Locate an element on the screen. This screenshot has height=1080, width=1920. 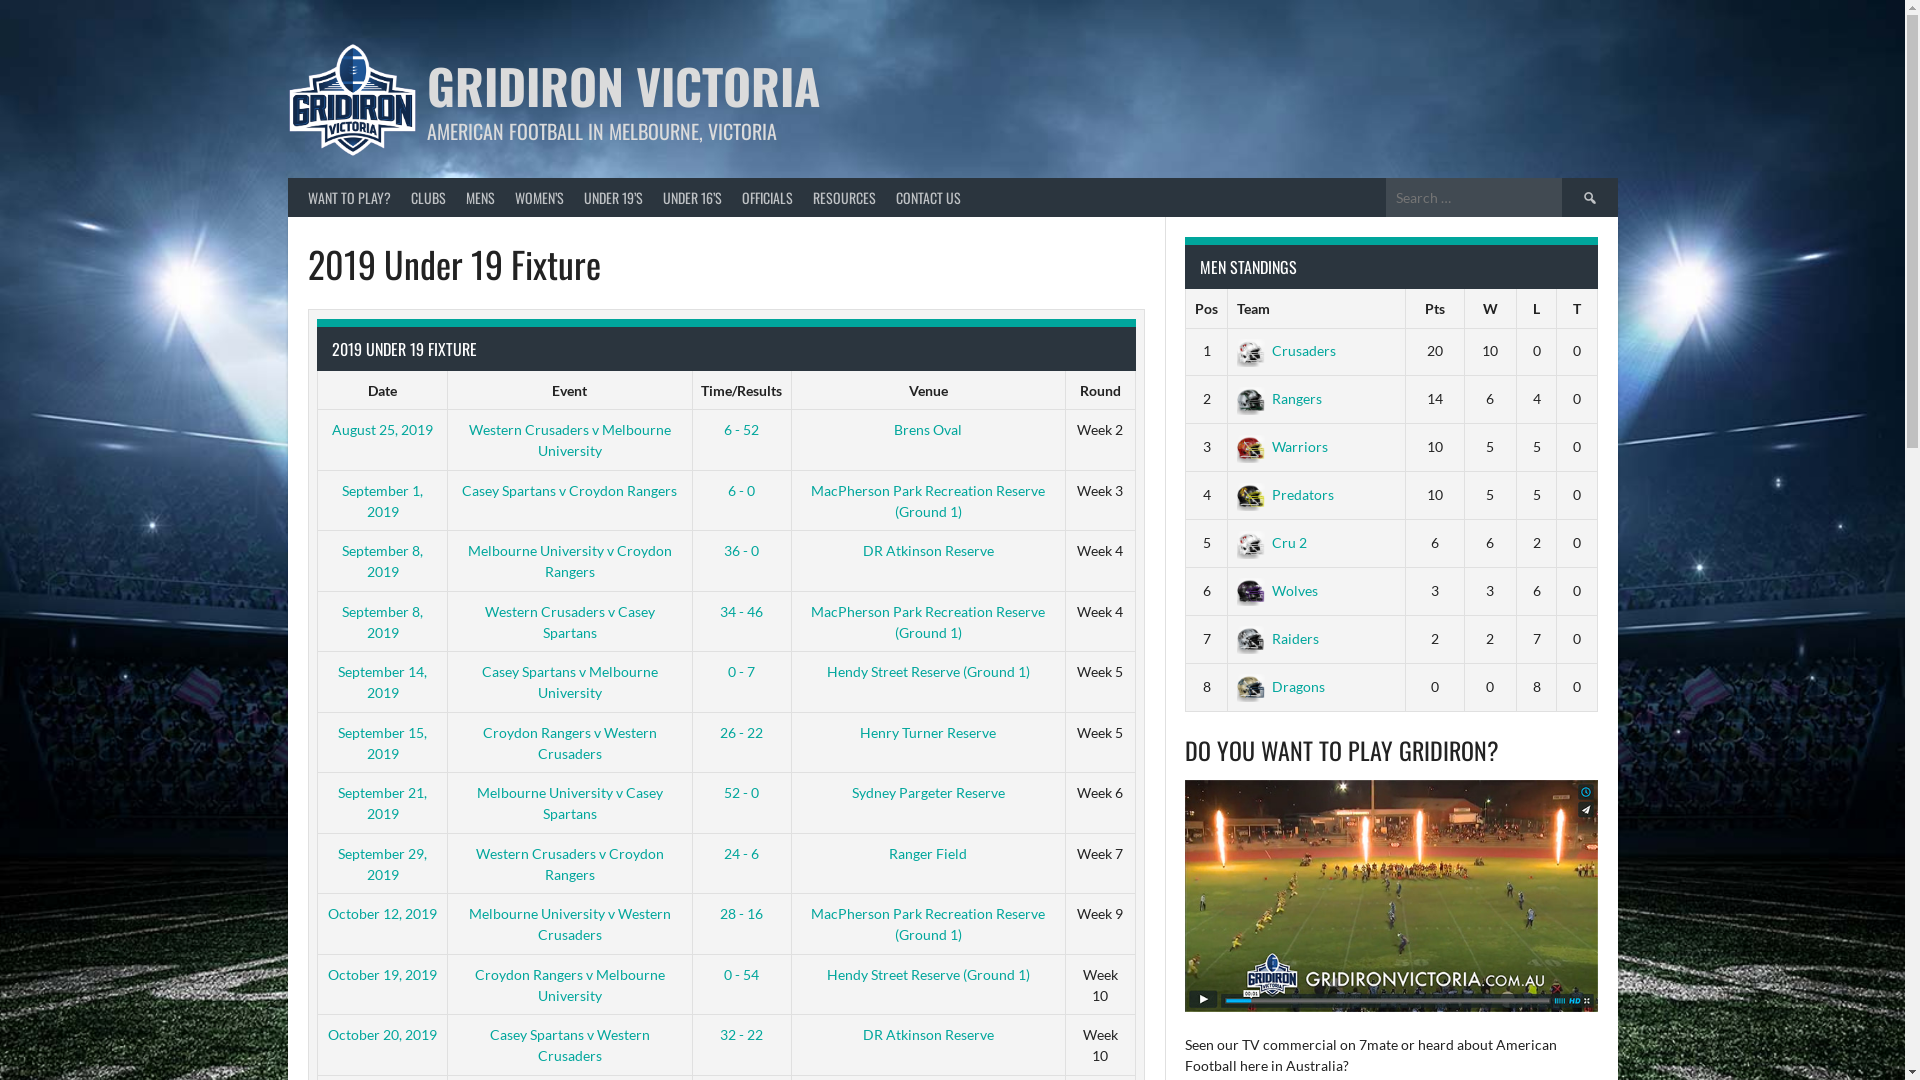
'Crusaders' is located at coordinates (1286, 349).